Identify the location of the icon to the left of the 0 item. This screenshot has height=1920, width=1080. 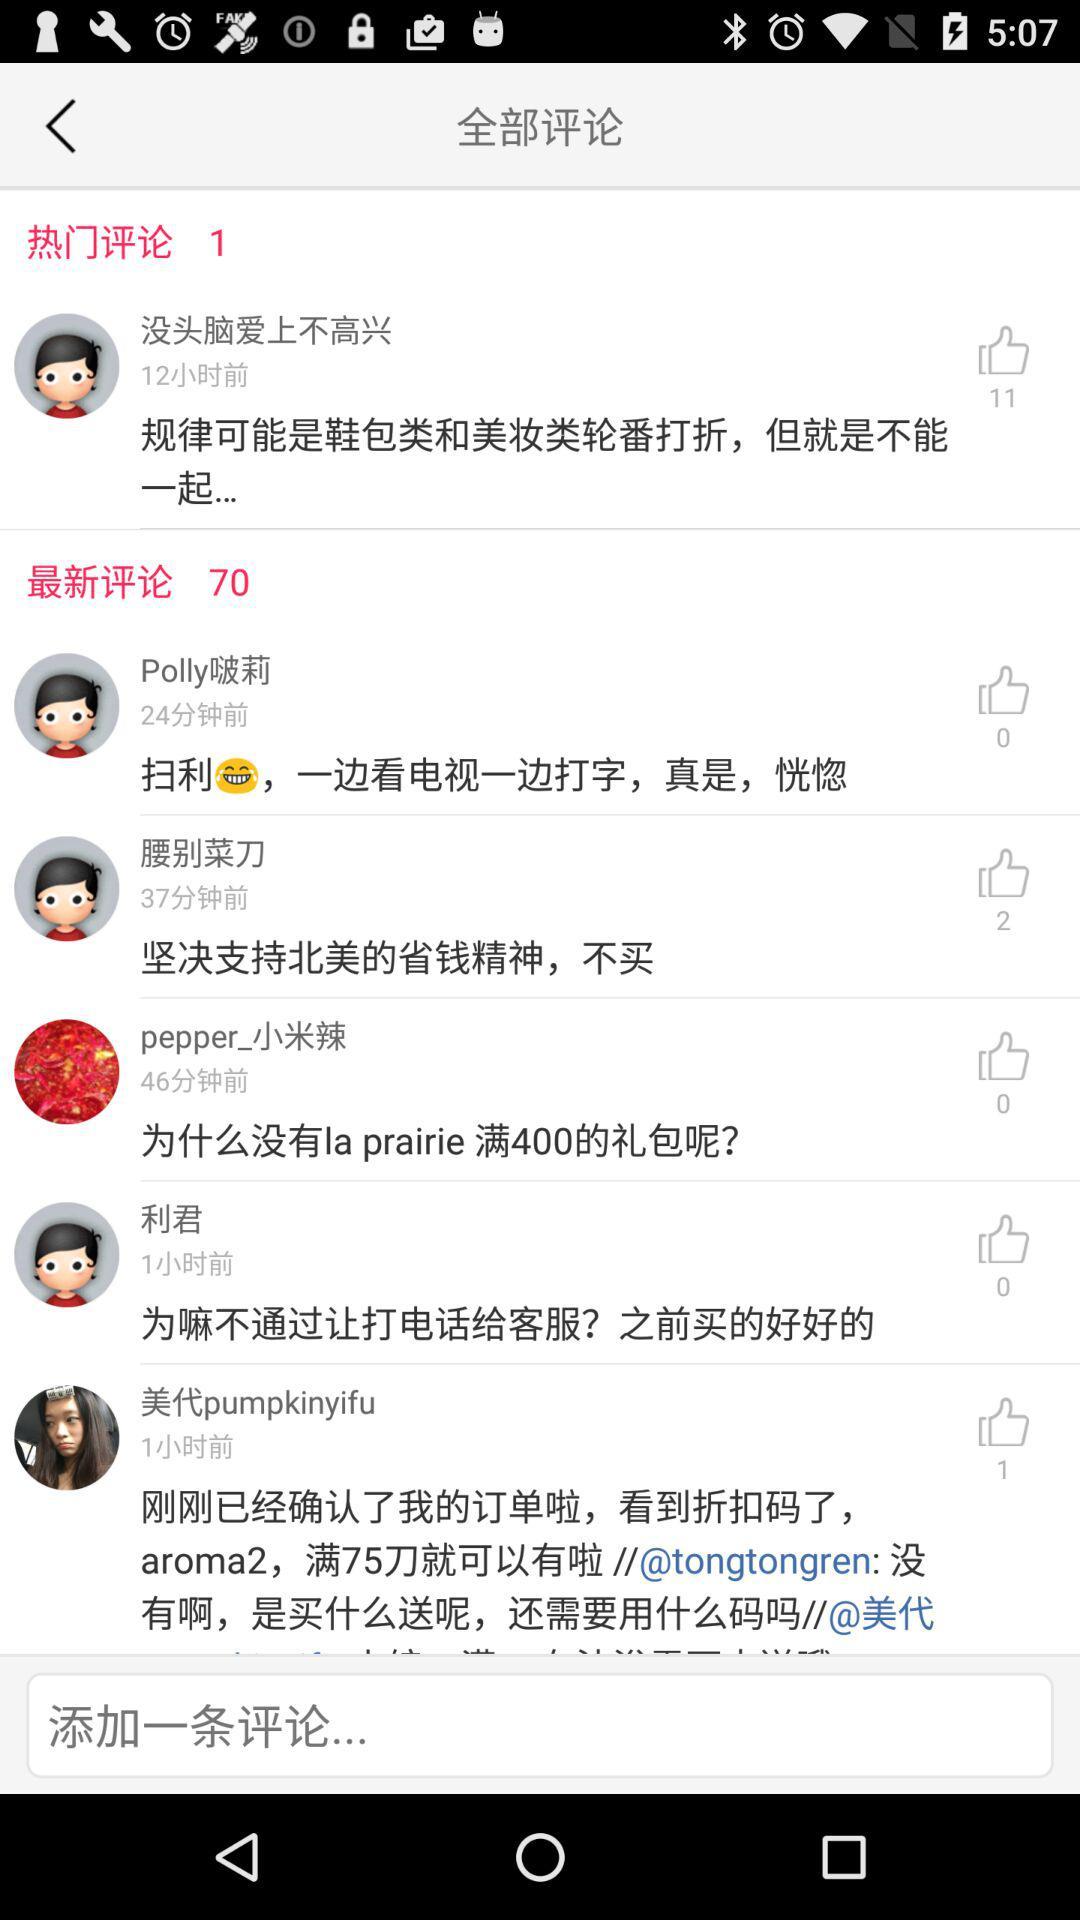
(550, 1323).